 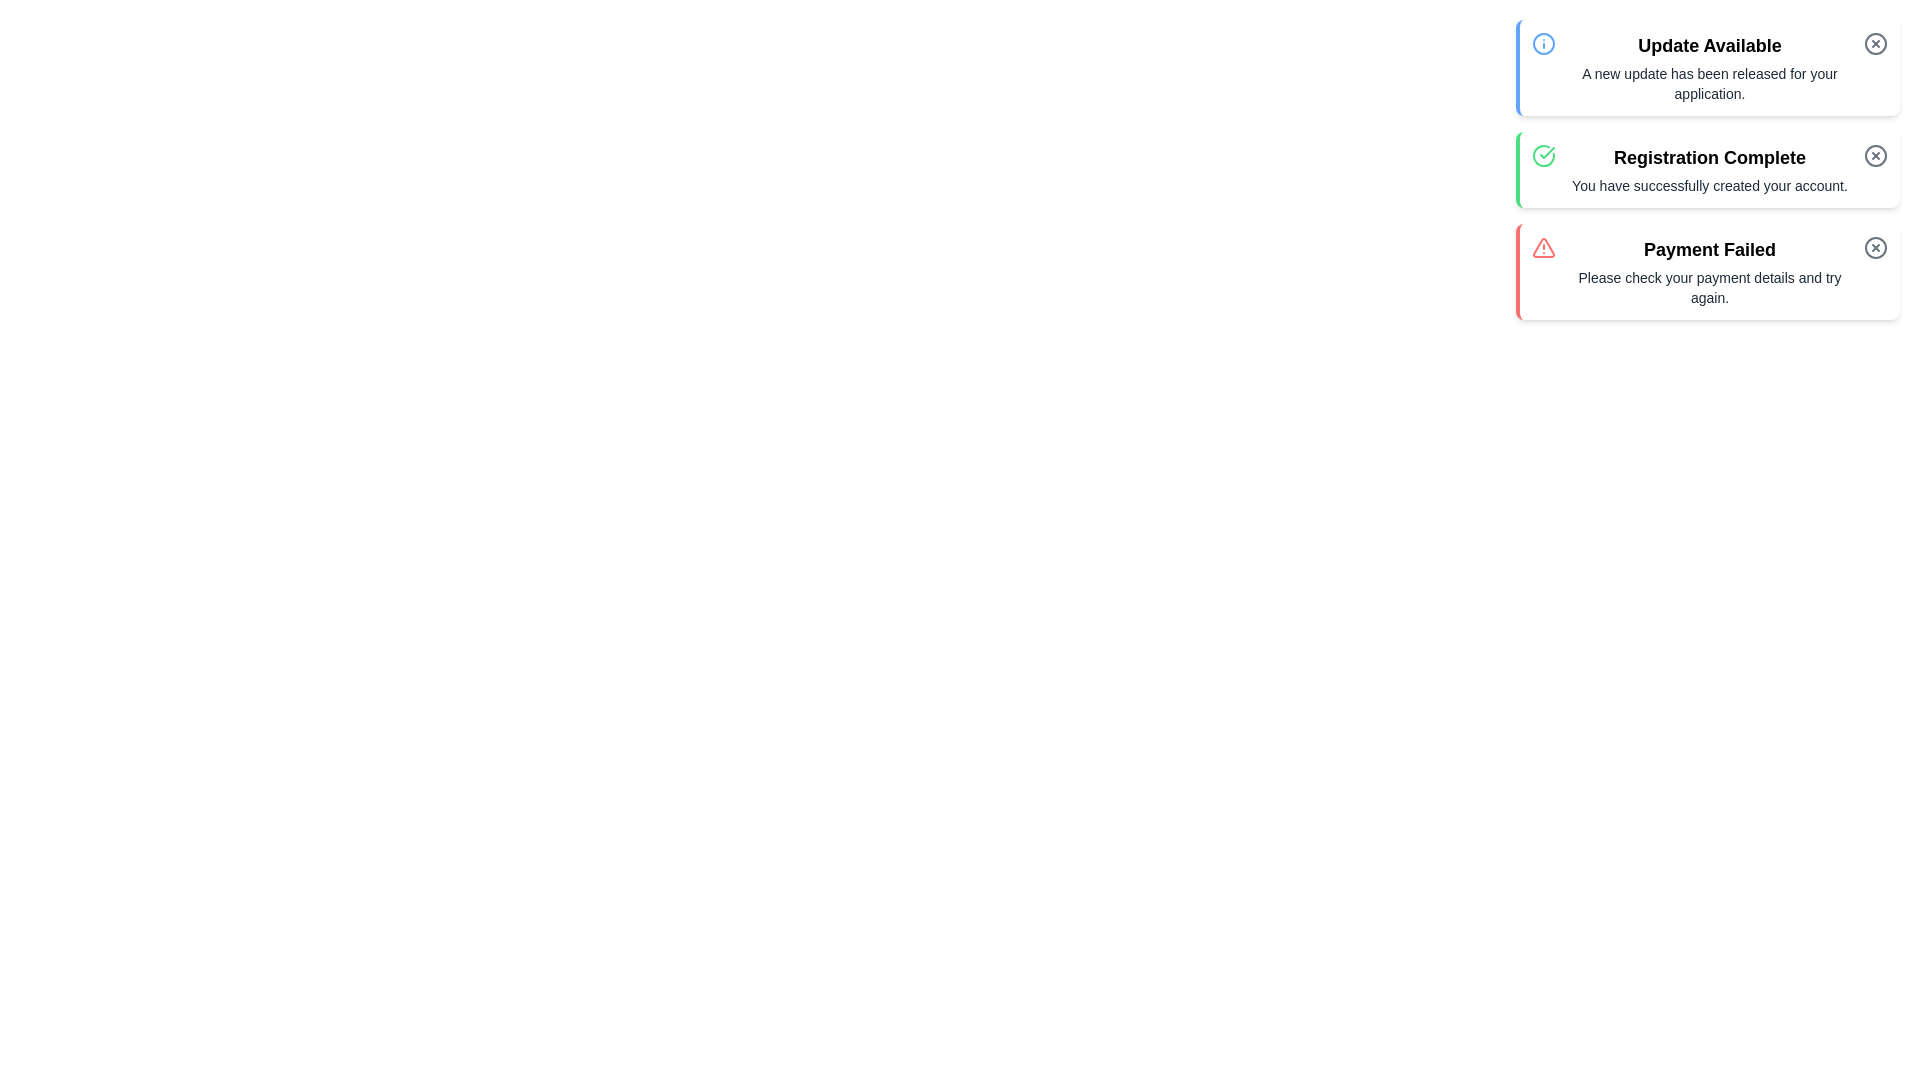 I want to click on the Notification card that indicates successful registration, which is the second item in a vertical group of notifications, so click(x=1707, y=168).